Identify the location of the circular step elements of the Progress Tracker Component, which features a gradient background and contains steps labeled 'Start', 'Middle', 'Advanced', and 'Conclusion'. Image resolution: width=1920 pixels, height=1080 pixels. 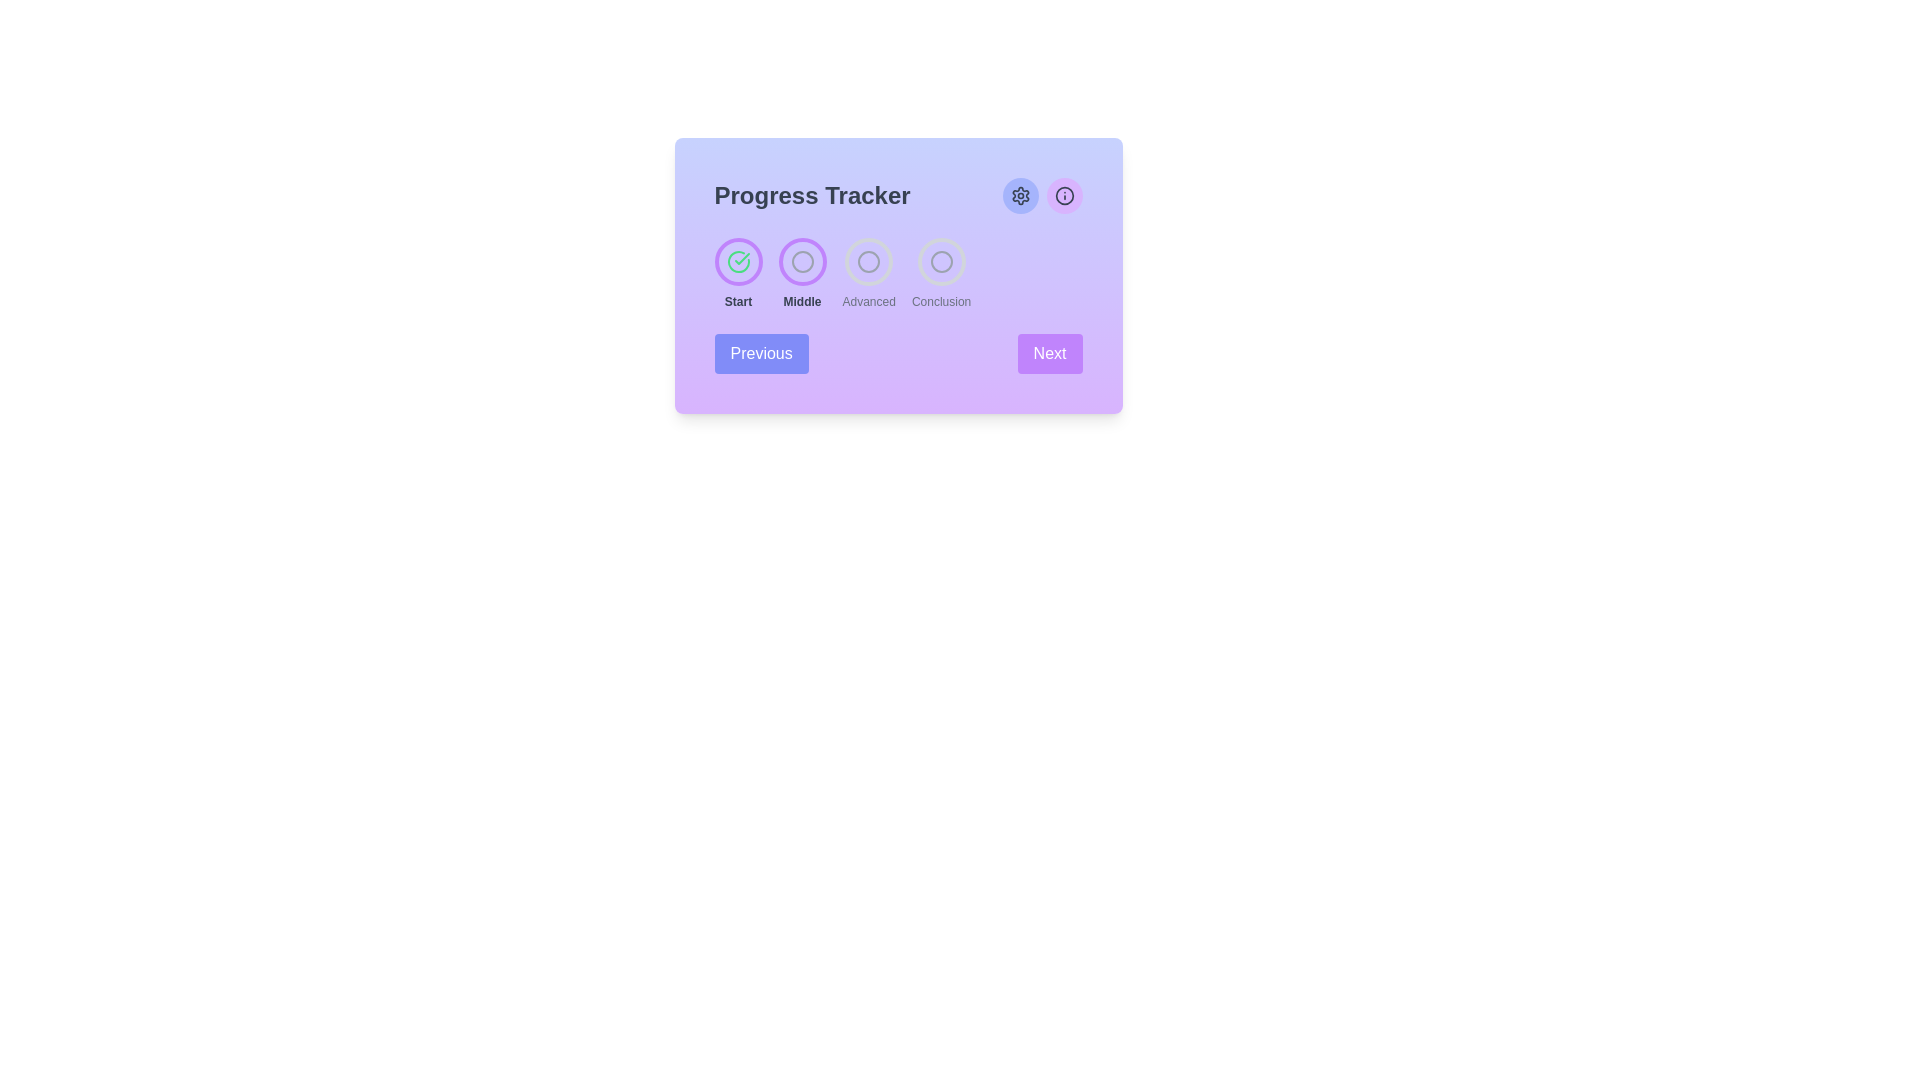
(897, 276).